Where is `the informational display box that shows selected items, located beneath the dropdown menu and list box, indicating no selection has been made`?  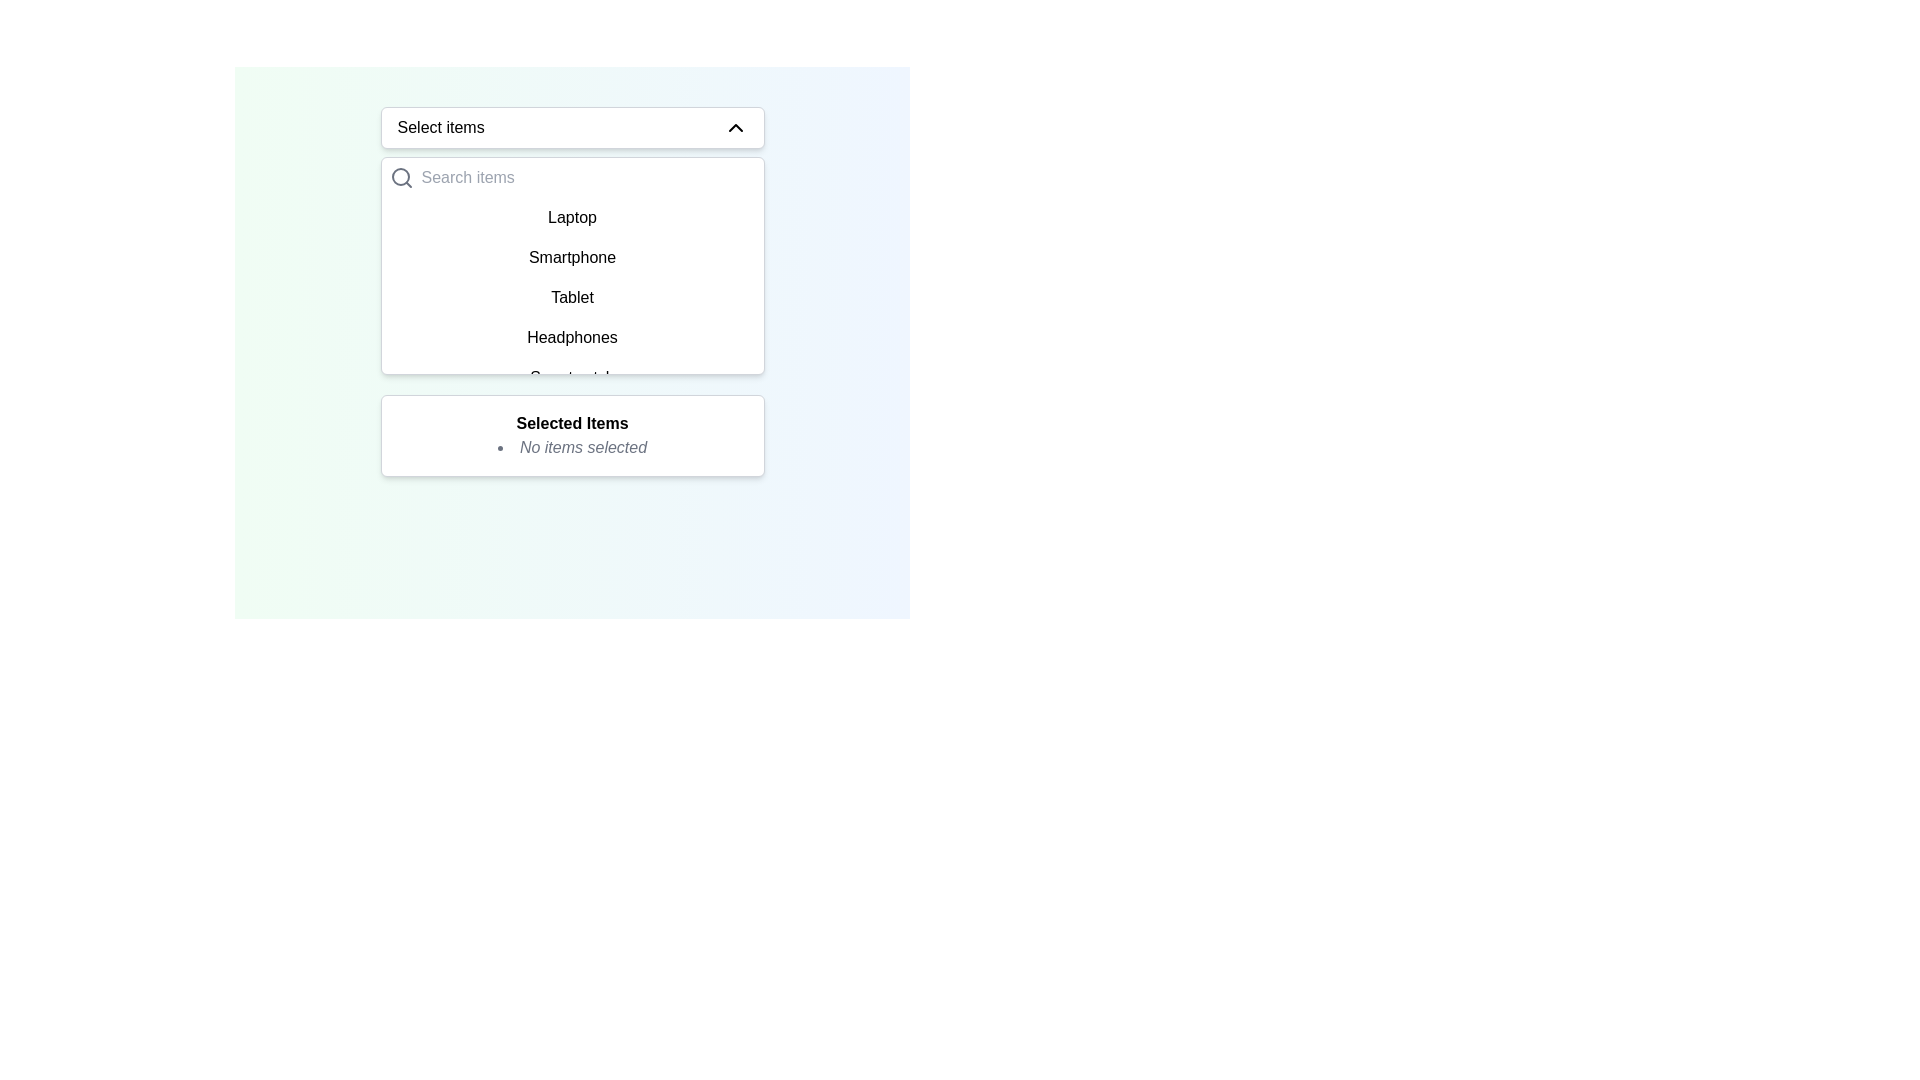
the informational display box that shows selected items, located beneath the dropdown menu and list box, indicating no selection has been made is located at coordinates (571, 434).